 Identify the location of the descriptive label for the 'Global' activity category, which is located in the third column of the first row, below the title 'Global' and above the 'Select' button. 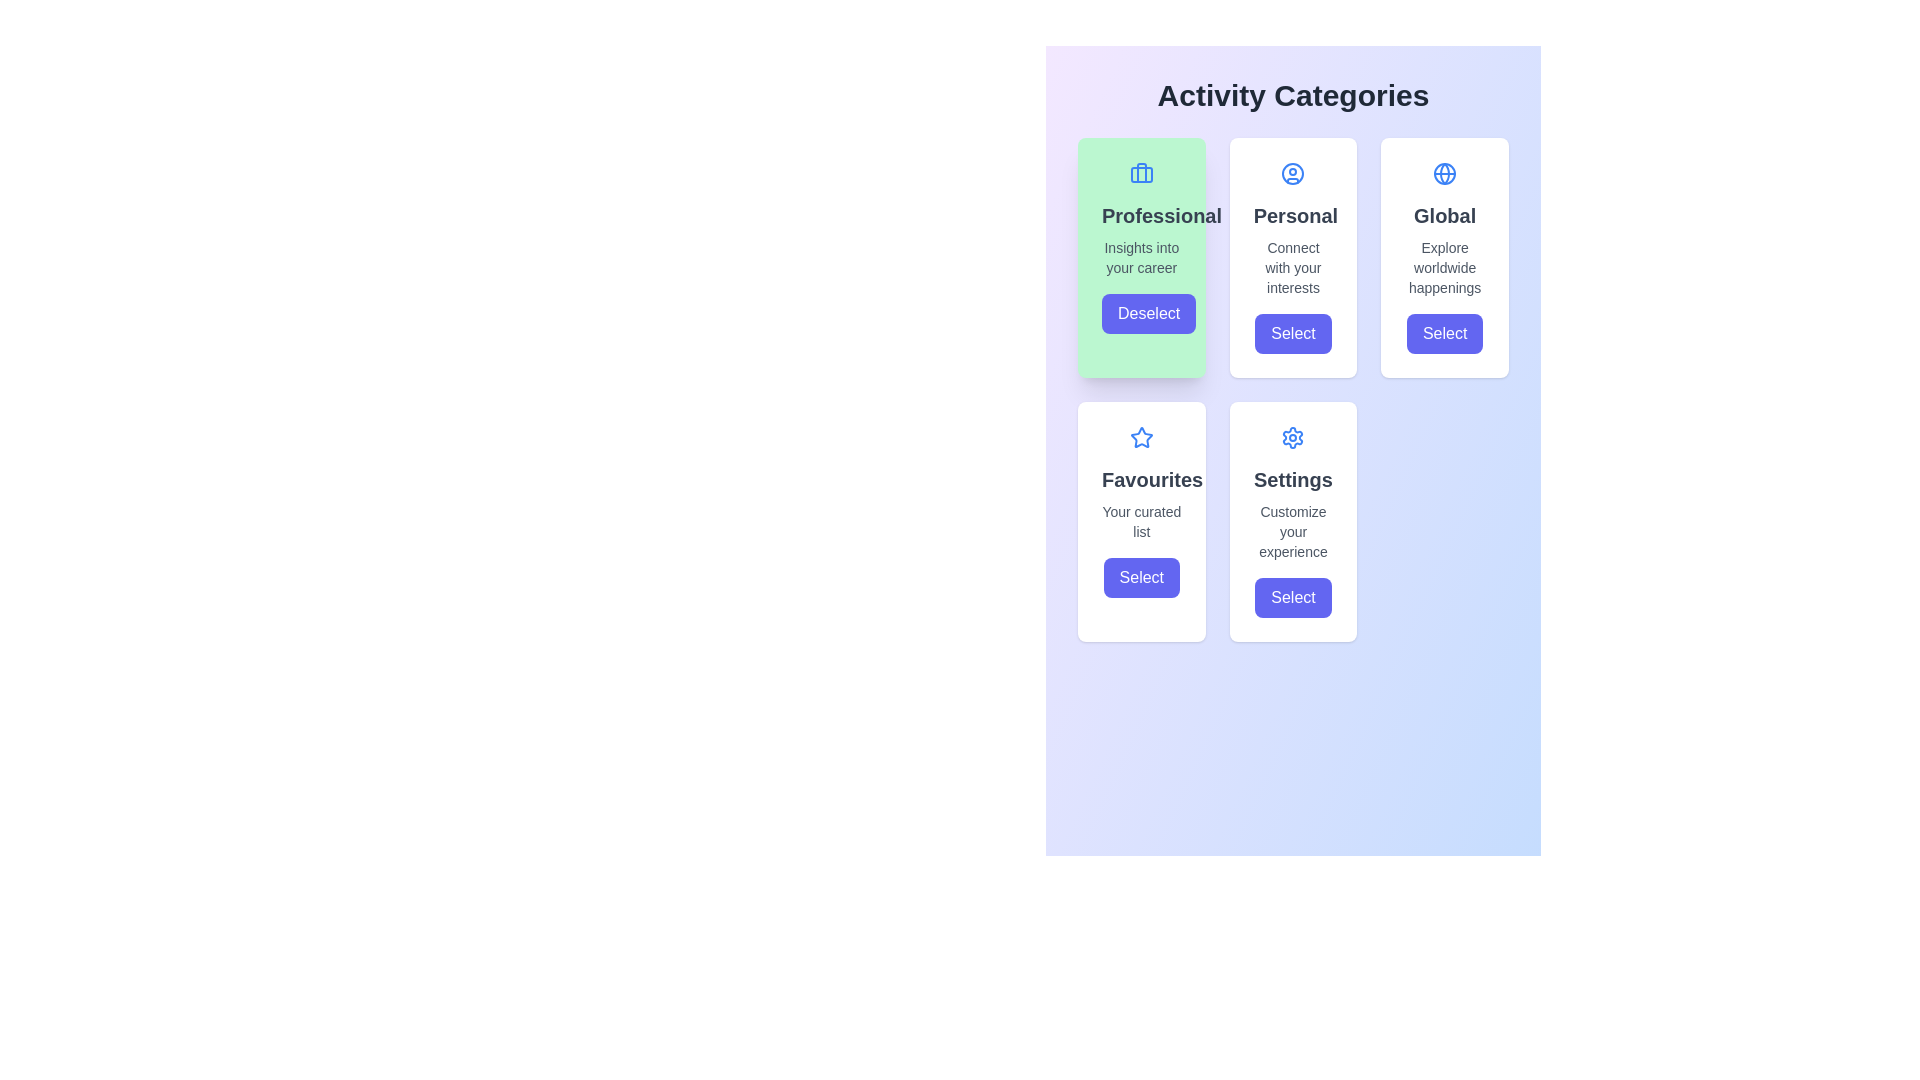
(1445, 266).